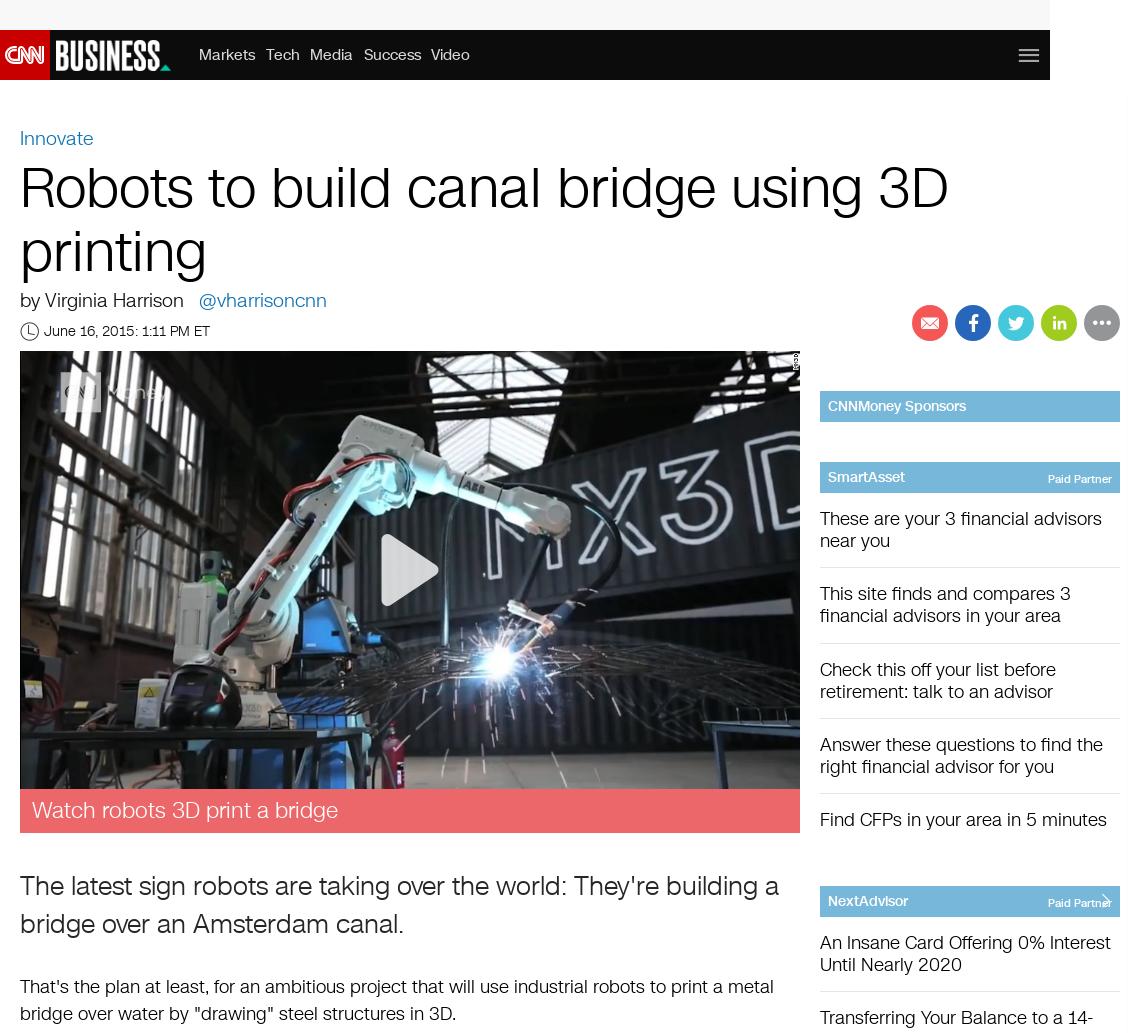 The image size is (1140, 1033). What do you see at coordinates (57, 138) in the screenshot?
I see `'Innovate'` at bounding box center [57, 138].